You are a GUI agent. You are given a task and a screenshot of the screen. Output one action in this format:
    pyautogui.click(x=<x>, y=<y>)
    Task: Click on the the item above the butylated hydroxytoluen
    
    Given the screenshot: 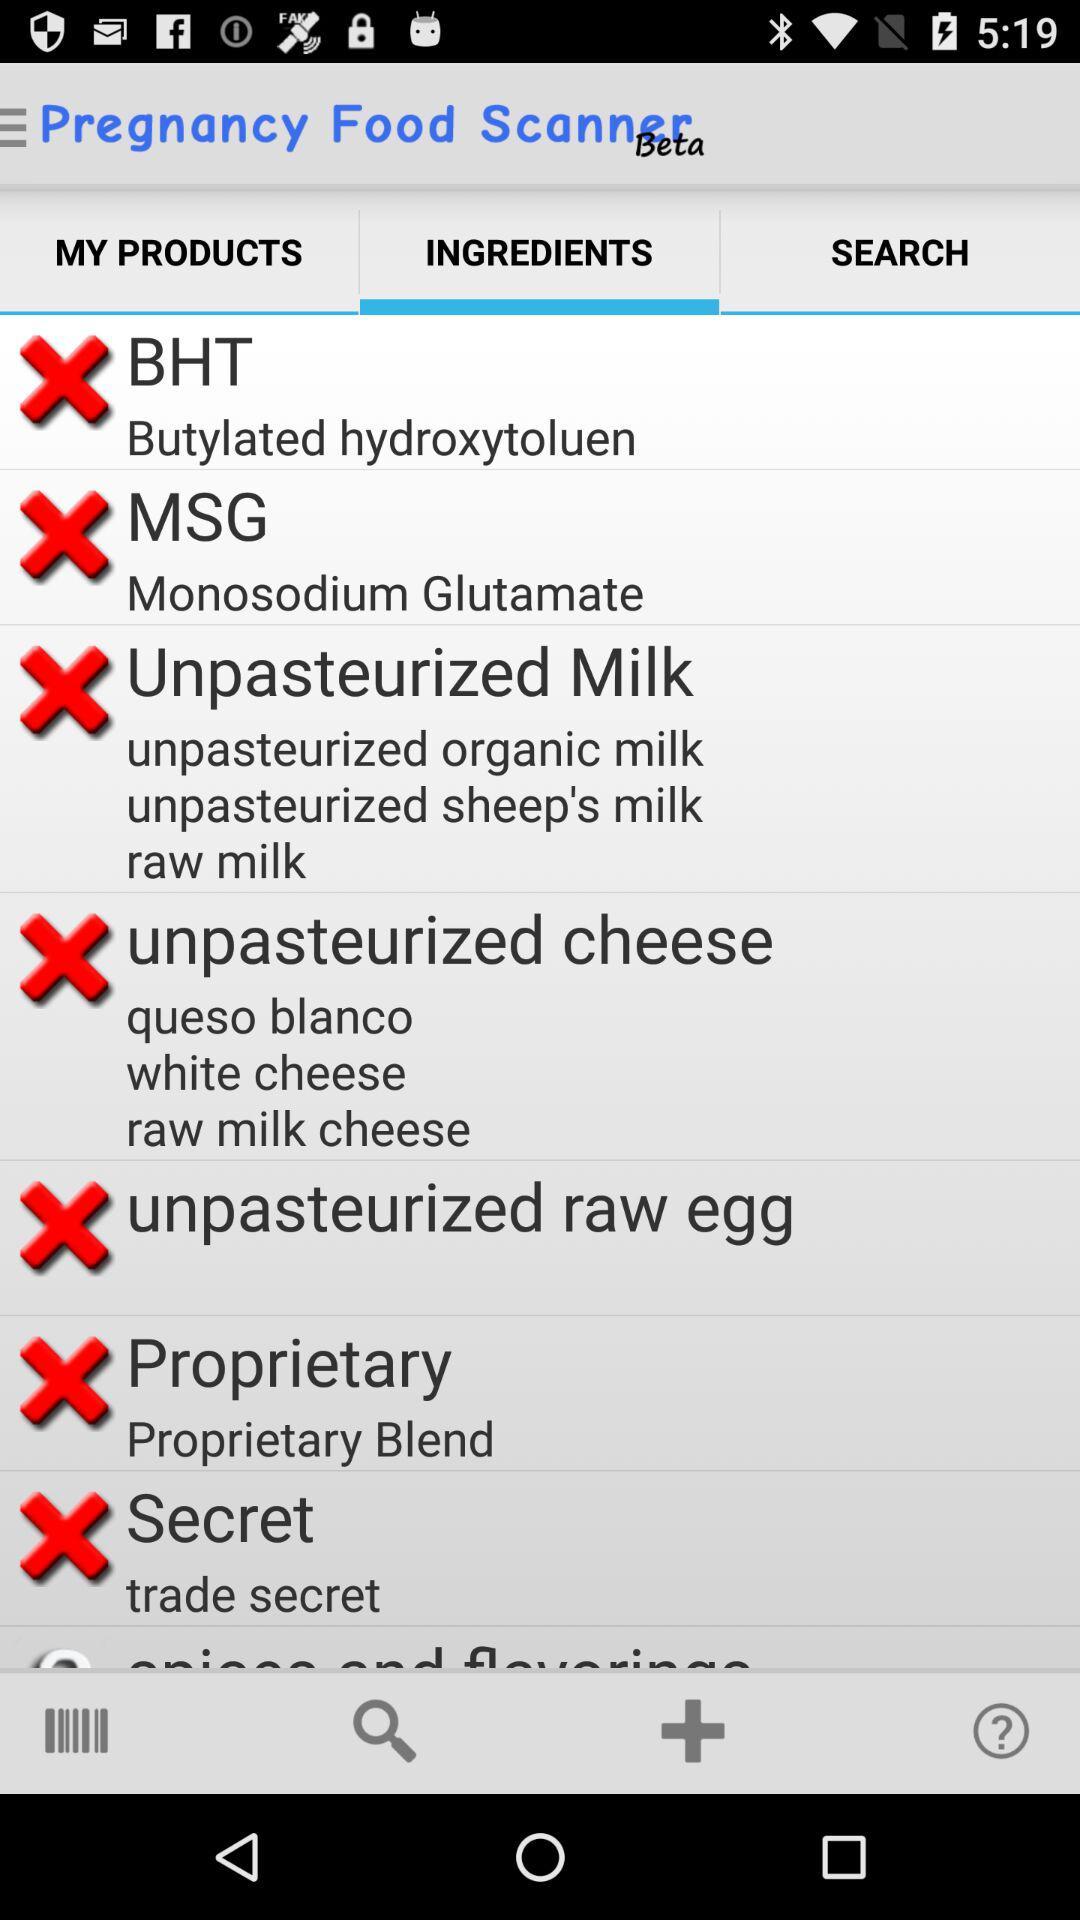 What is the action you would take?
    pyautogui.click(x=189, y=359)
    